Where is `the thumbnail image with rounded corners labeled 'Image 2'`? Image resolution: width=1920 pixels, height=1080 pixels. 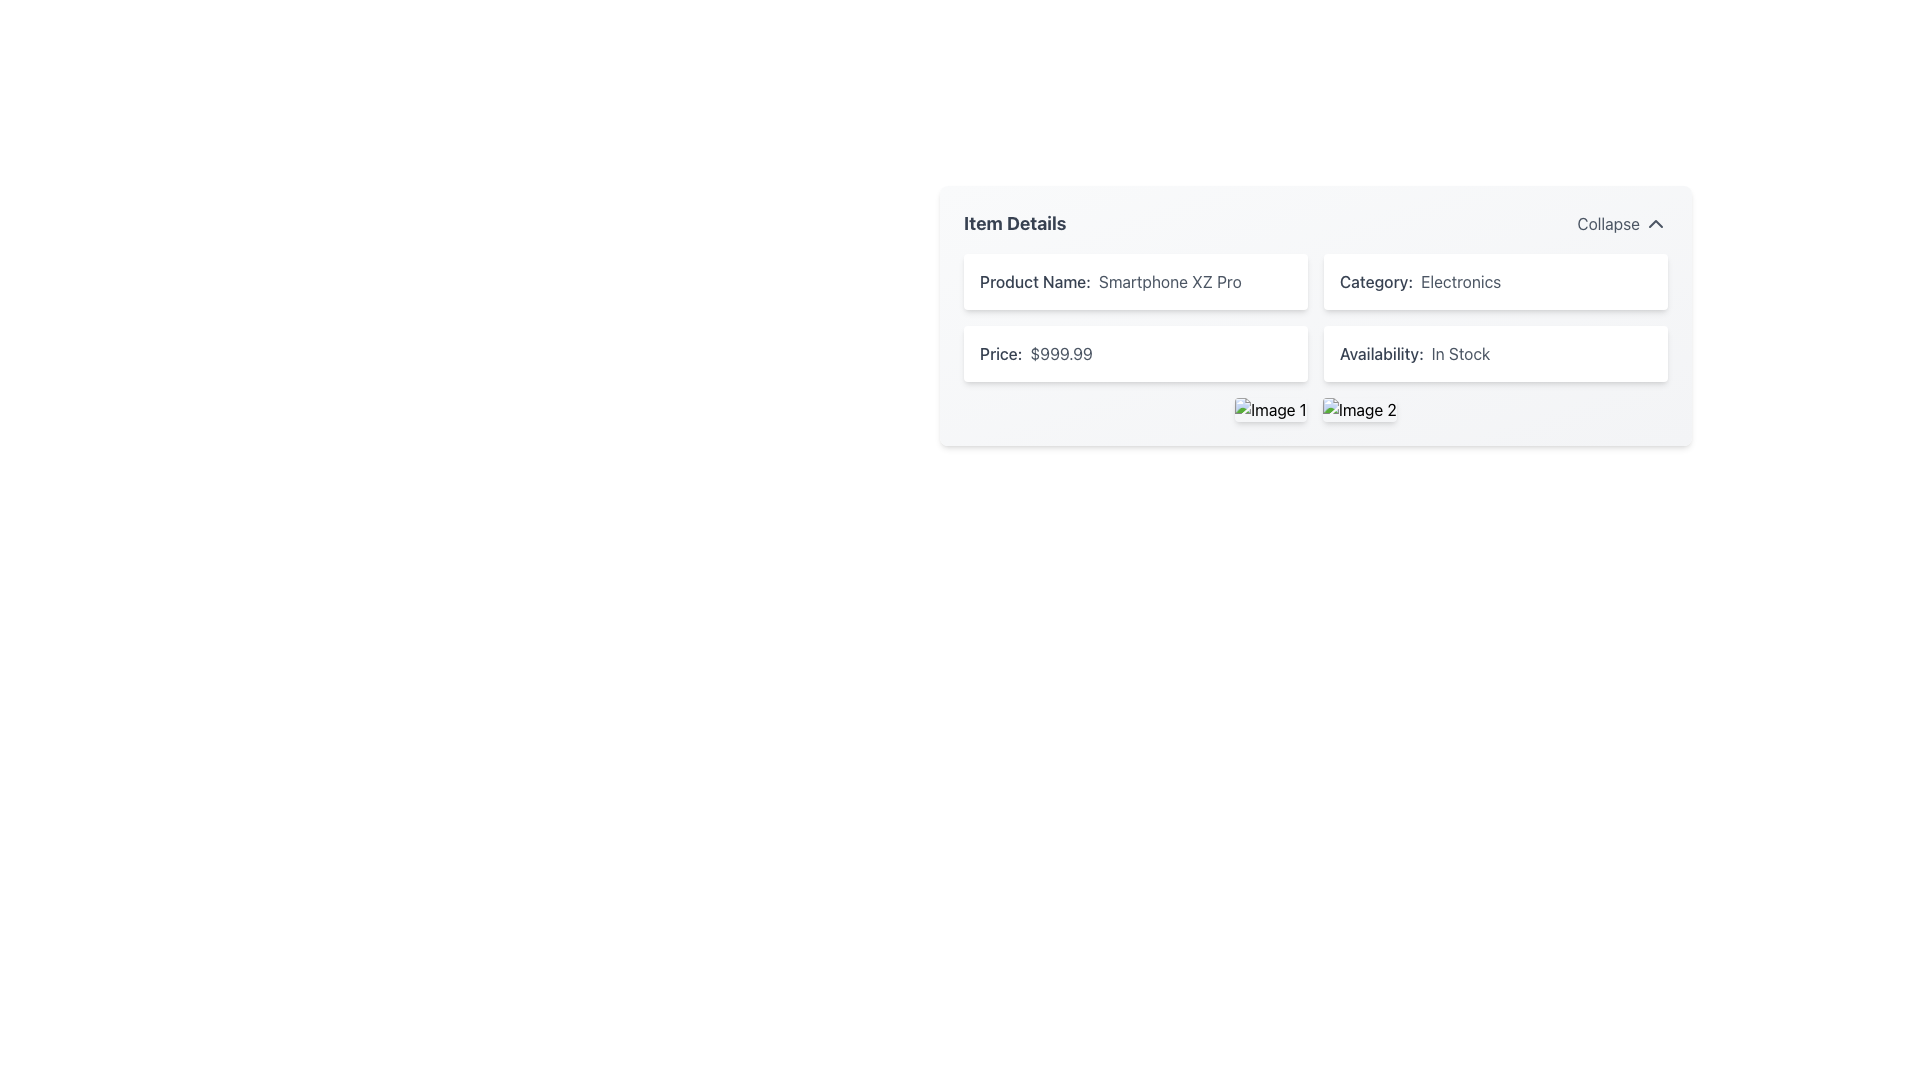
the thumbnail image with rounded corners labeled 'Image 2' is located at coordinates (1358, 408).